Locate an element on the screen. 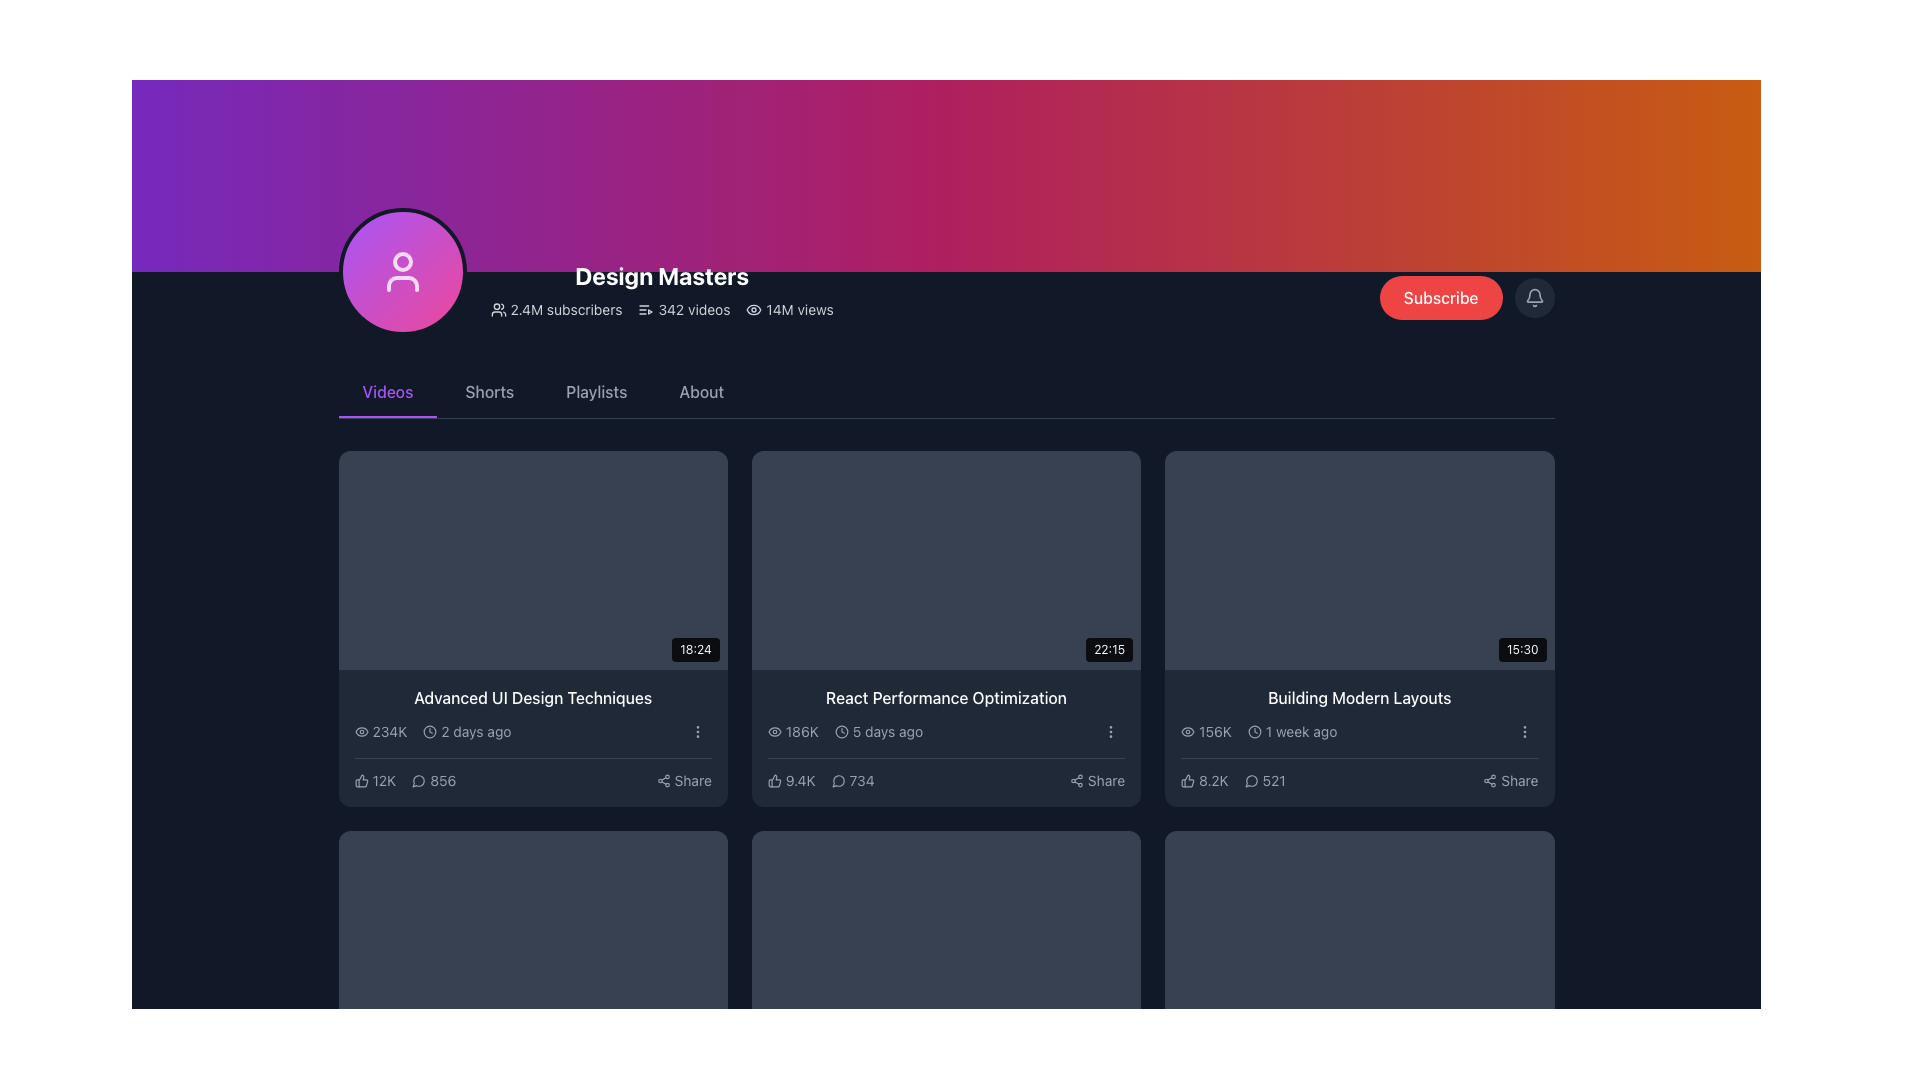 The width and height of the screenshot is (1920, 1080). the static text element displaying '14M views' with an eye icon, which is the last item in the horizontal list of statistics under 'Design Masters' is located at coordinates (789, 309).